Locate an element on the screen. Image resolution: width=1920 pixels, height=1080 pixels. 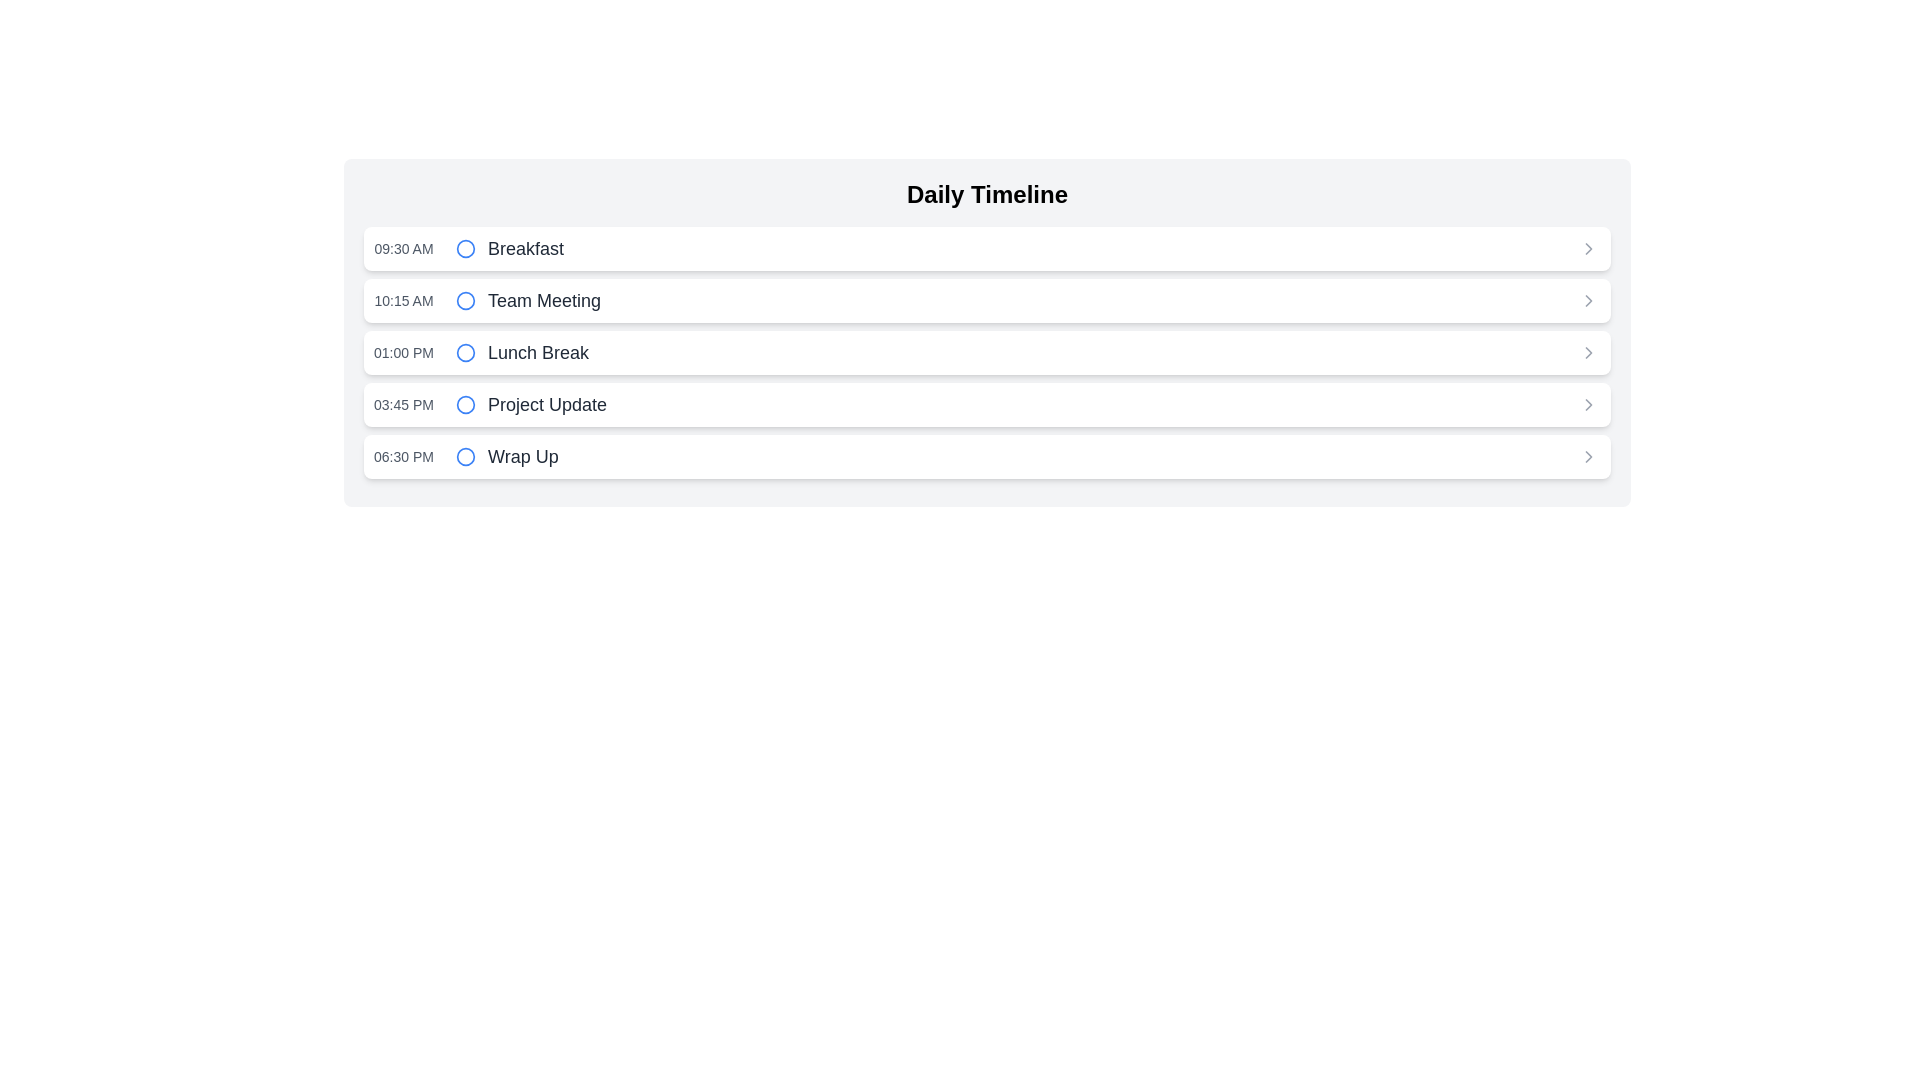
the text label displaying 'Team Meeting', which is styled with a larger font size and dark gray color, located in the second row of a timeline layout next to the time marker '10:15 AM' is located at coordinates (544, 300).